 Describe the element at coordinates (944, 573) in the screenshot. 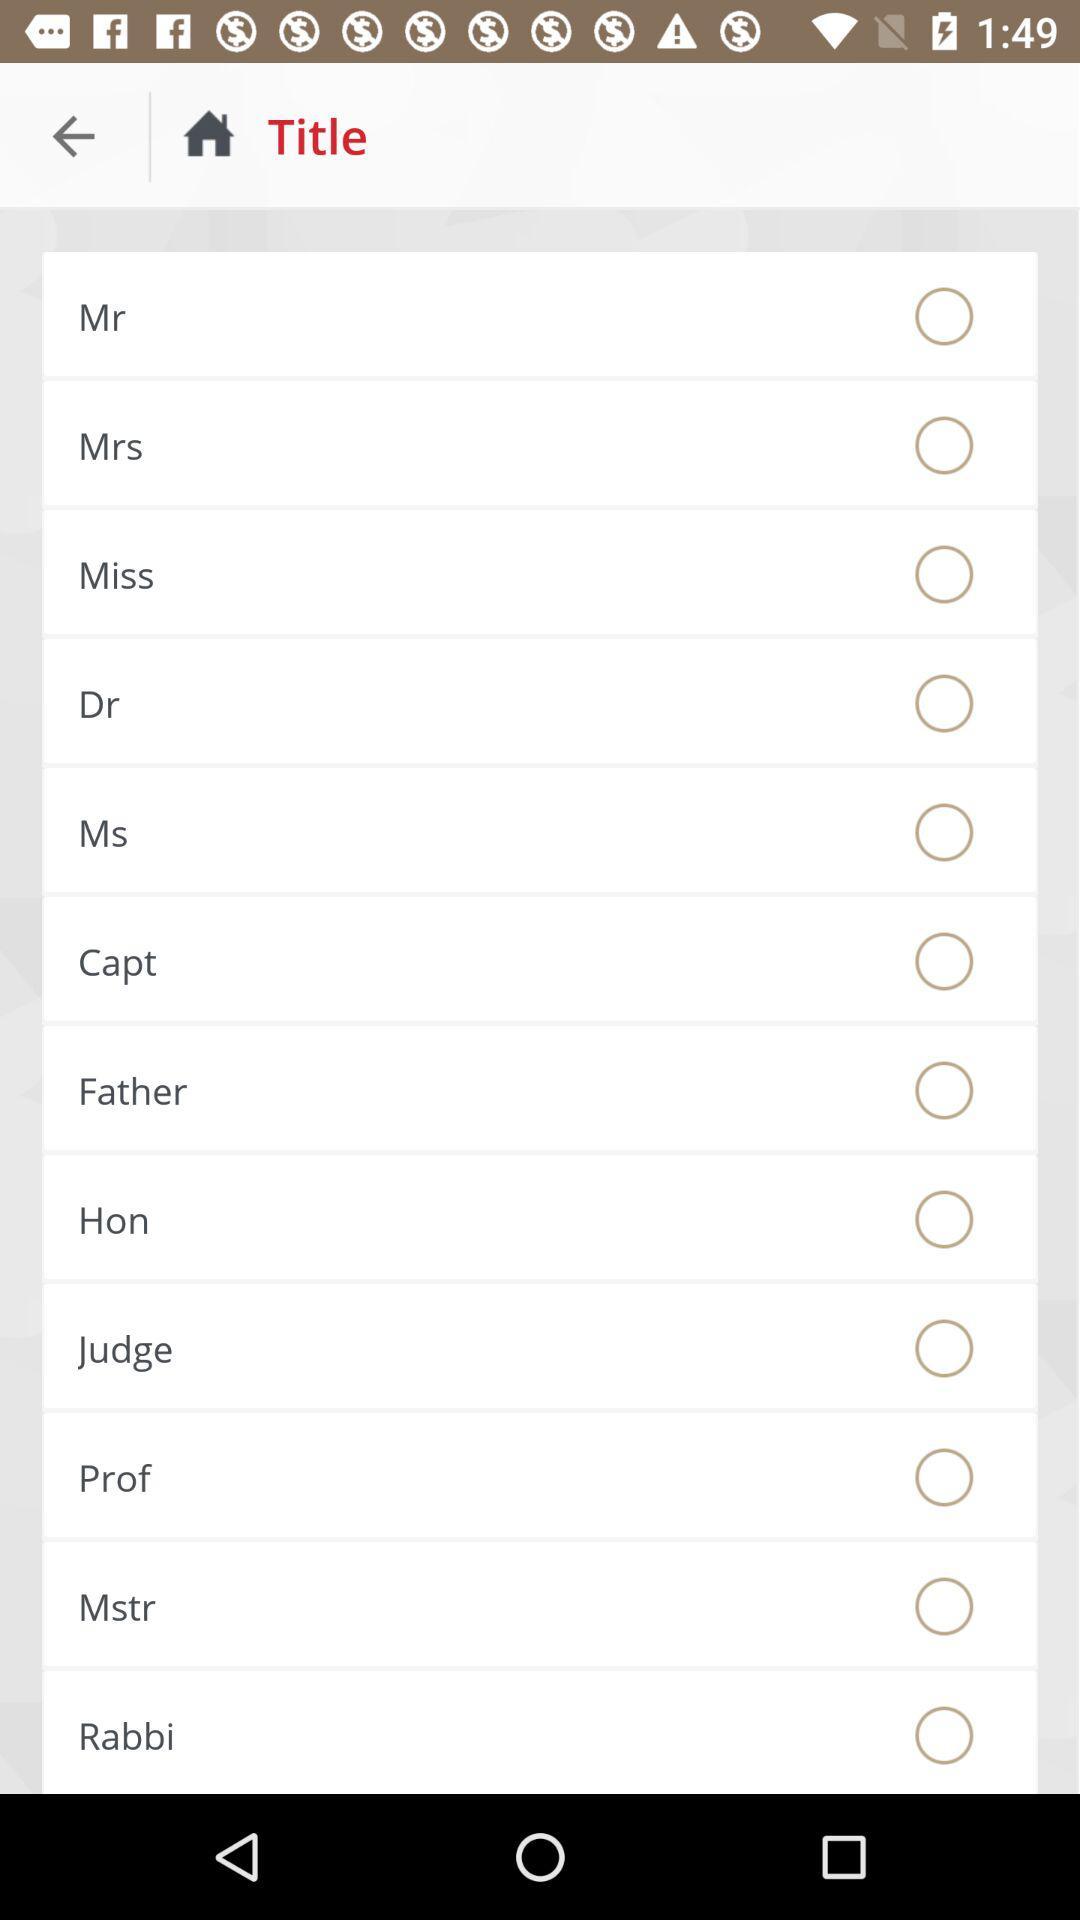

I see `fill identifier bubble` at that location.